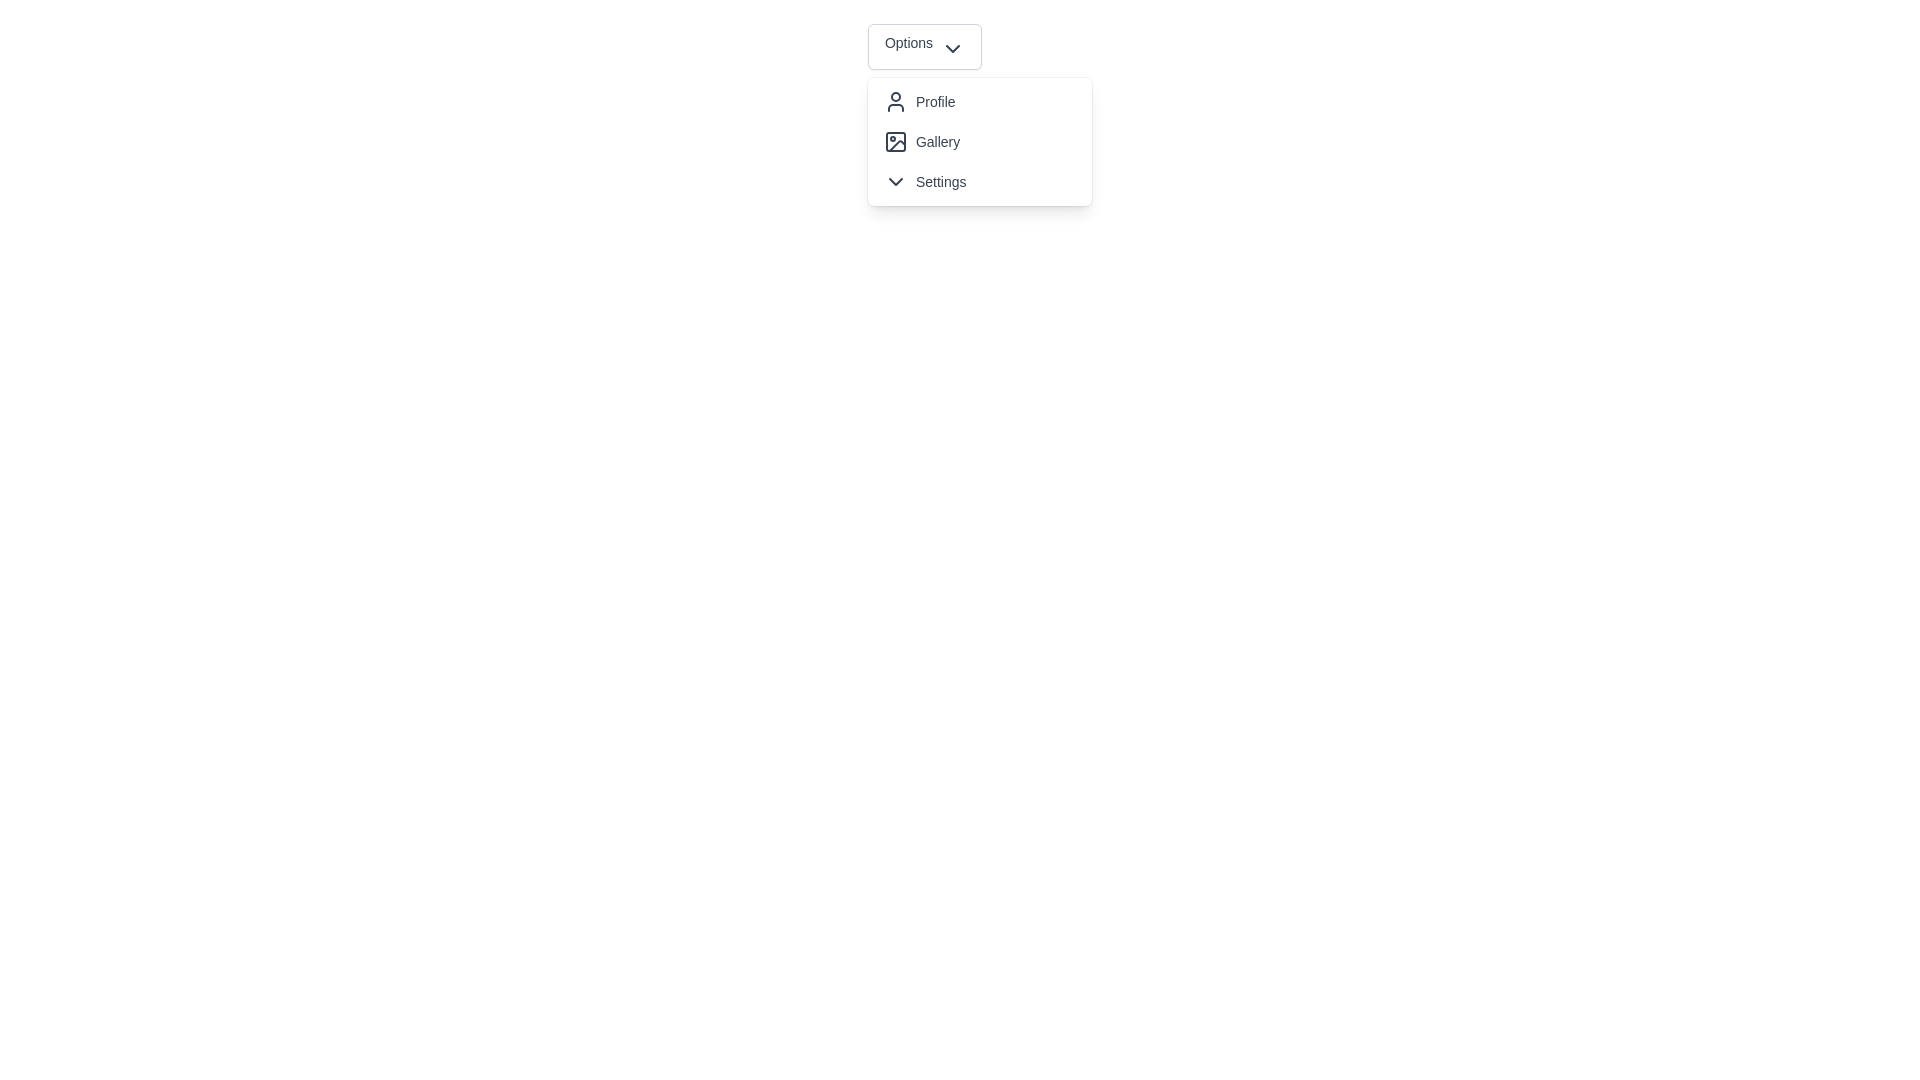 This screenshot has width=1920, height=1080. What do you see at coordinates (979, 181) in the screenshot?
I see `the 'Settings' menu item in the dropdown menu` at bounding box center [979, 181].